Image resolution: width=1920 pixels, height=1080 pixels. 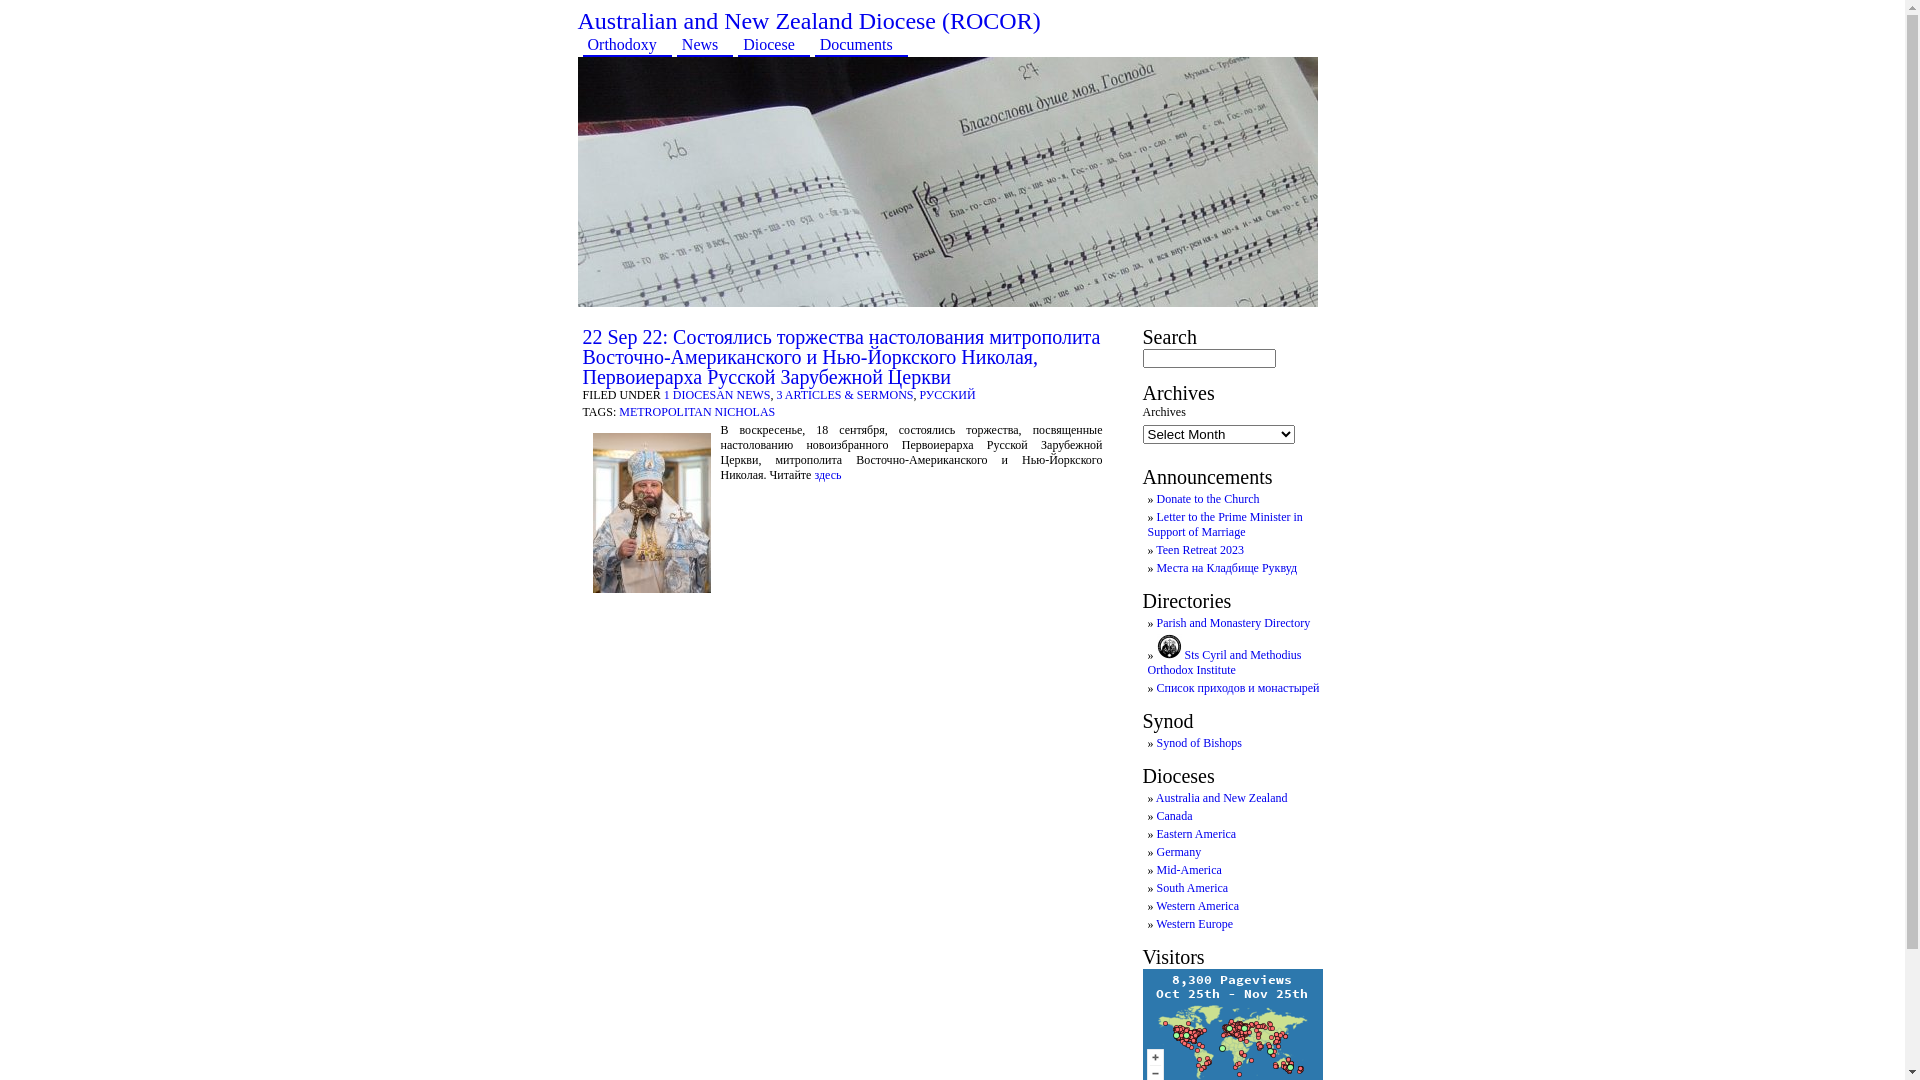 What do you see at coordinates (625, 44) in the screenshot?
I see `'Orthodoxy'` at bounding box center [625, 44].